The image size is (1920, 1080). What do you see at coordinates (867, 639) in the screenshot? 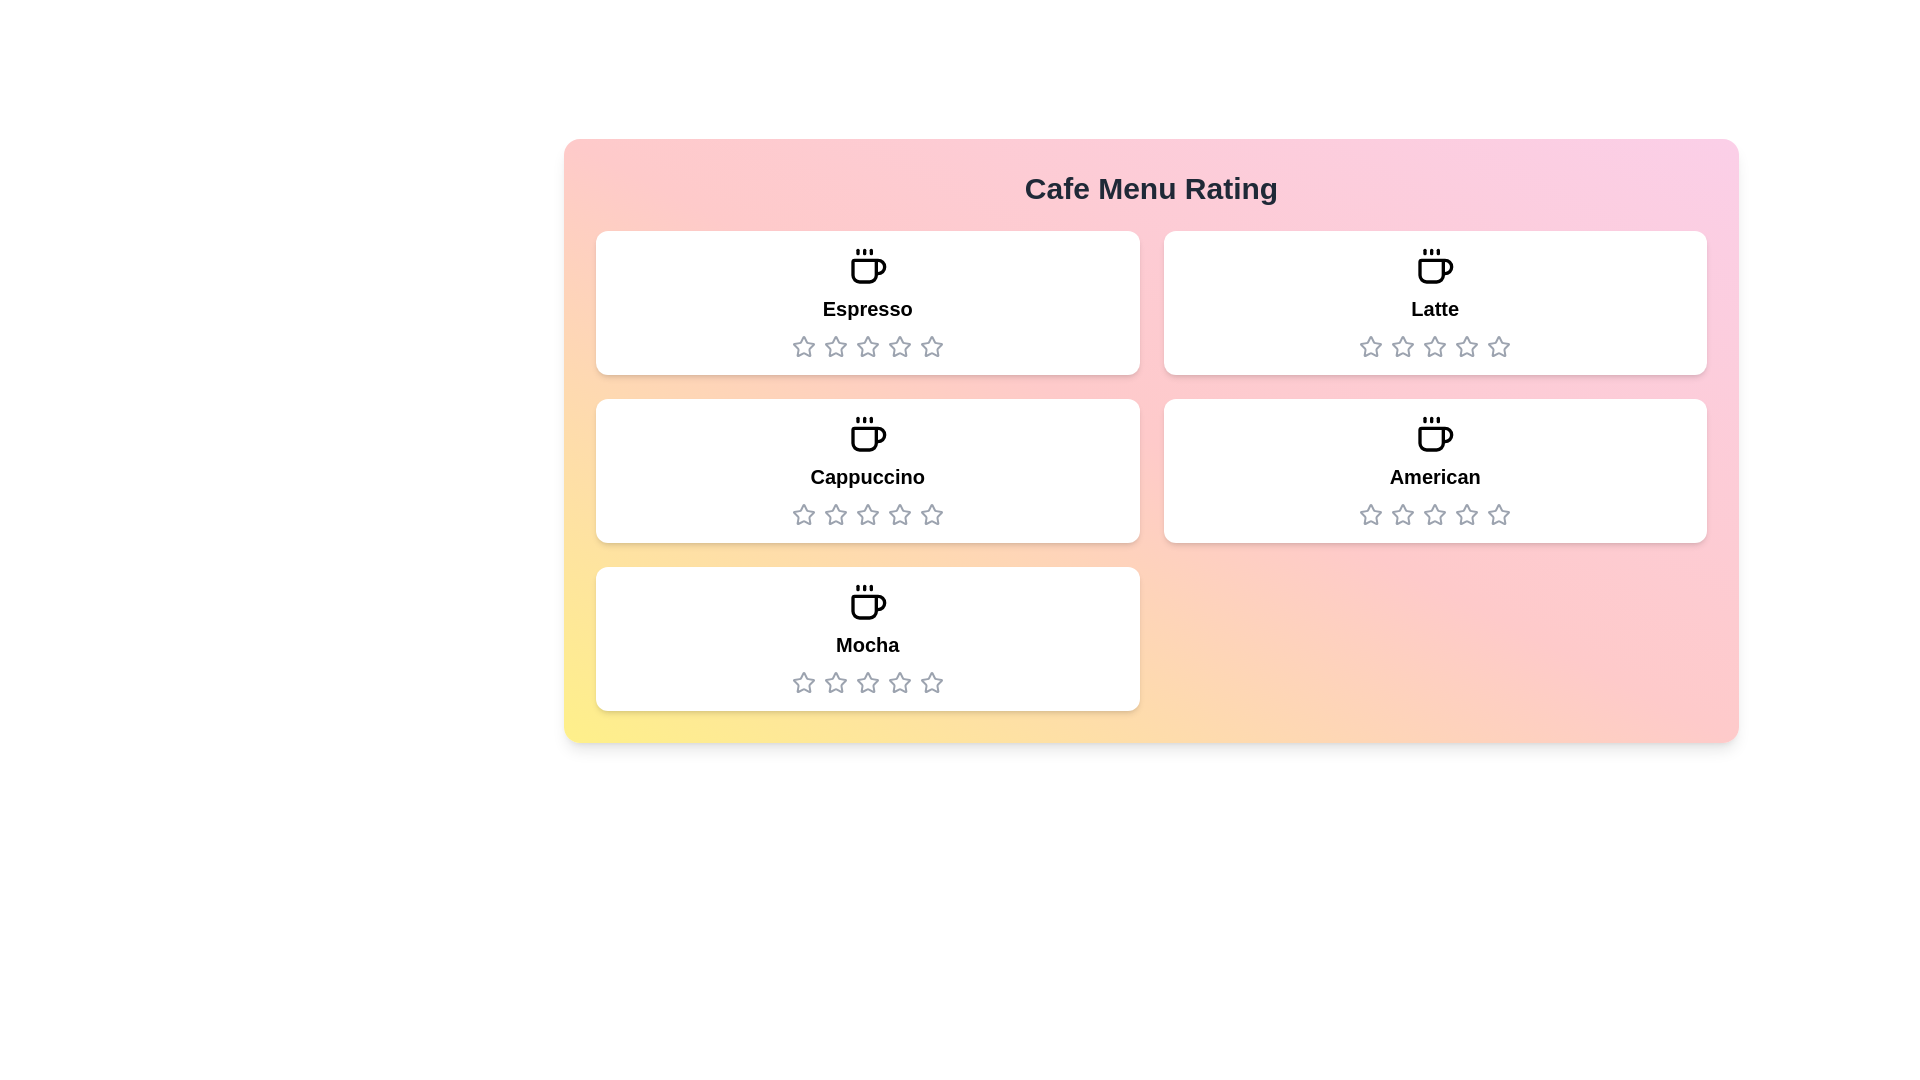
I see `the menu item Mocha to navigate to its details` at bounding box center [867, 639].